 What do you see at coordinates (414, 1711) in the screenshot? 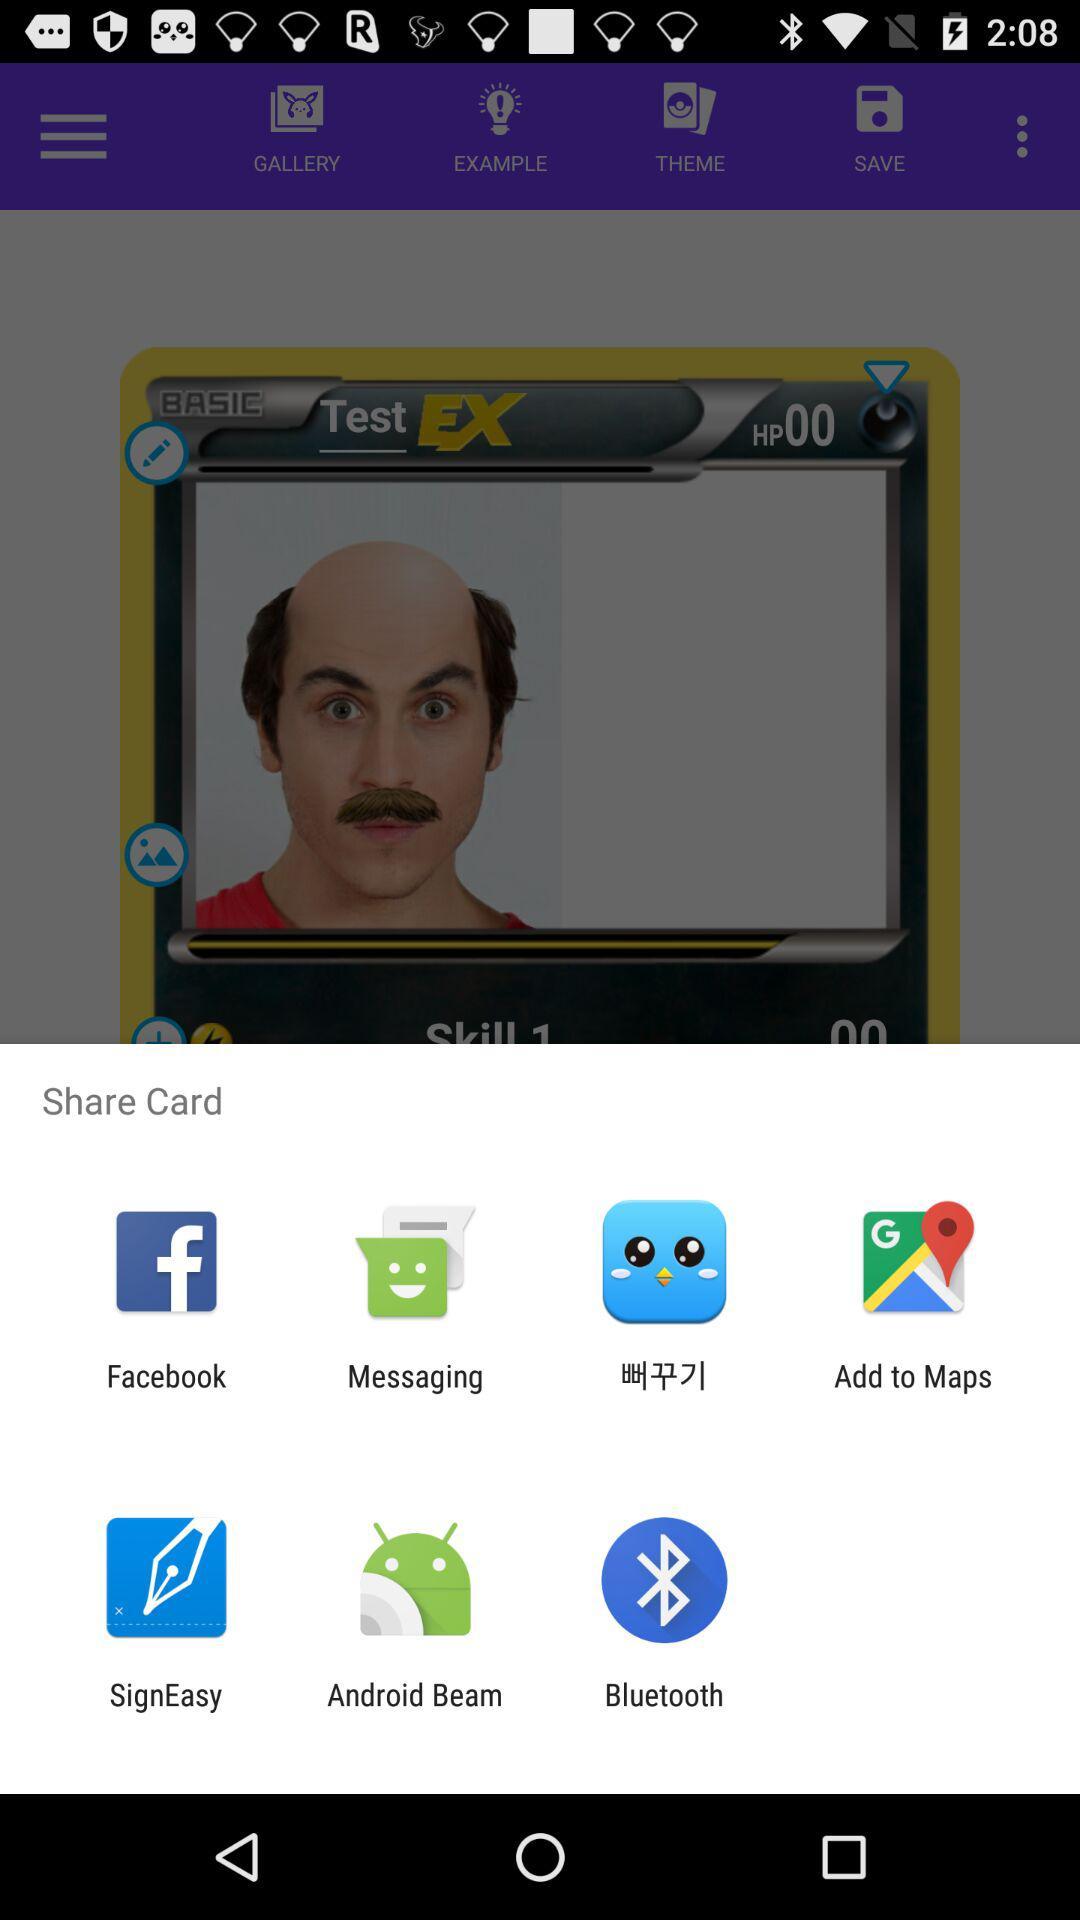
I see `android beam` at bounding box center [414, 1711].